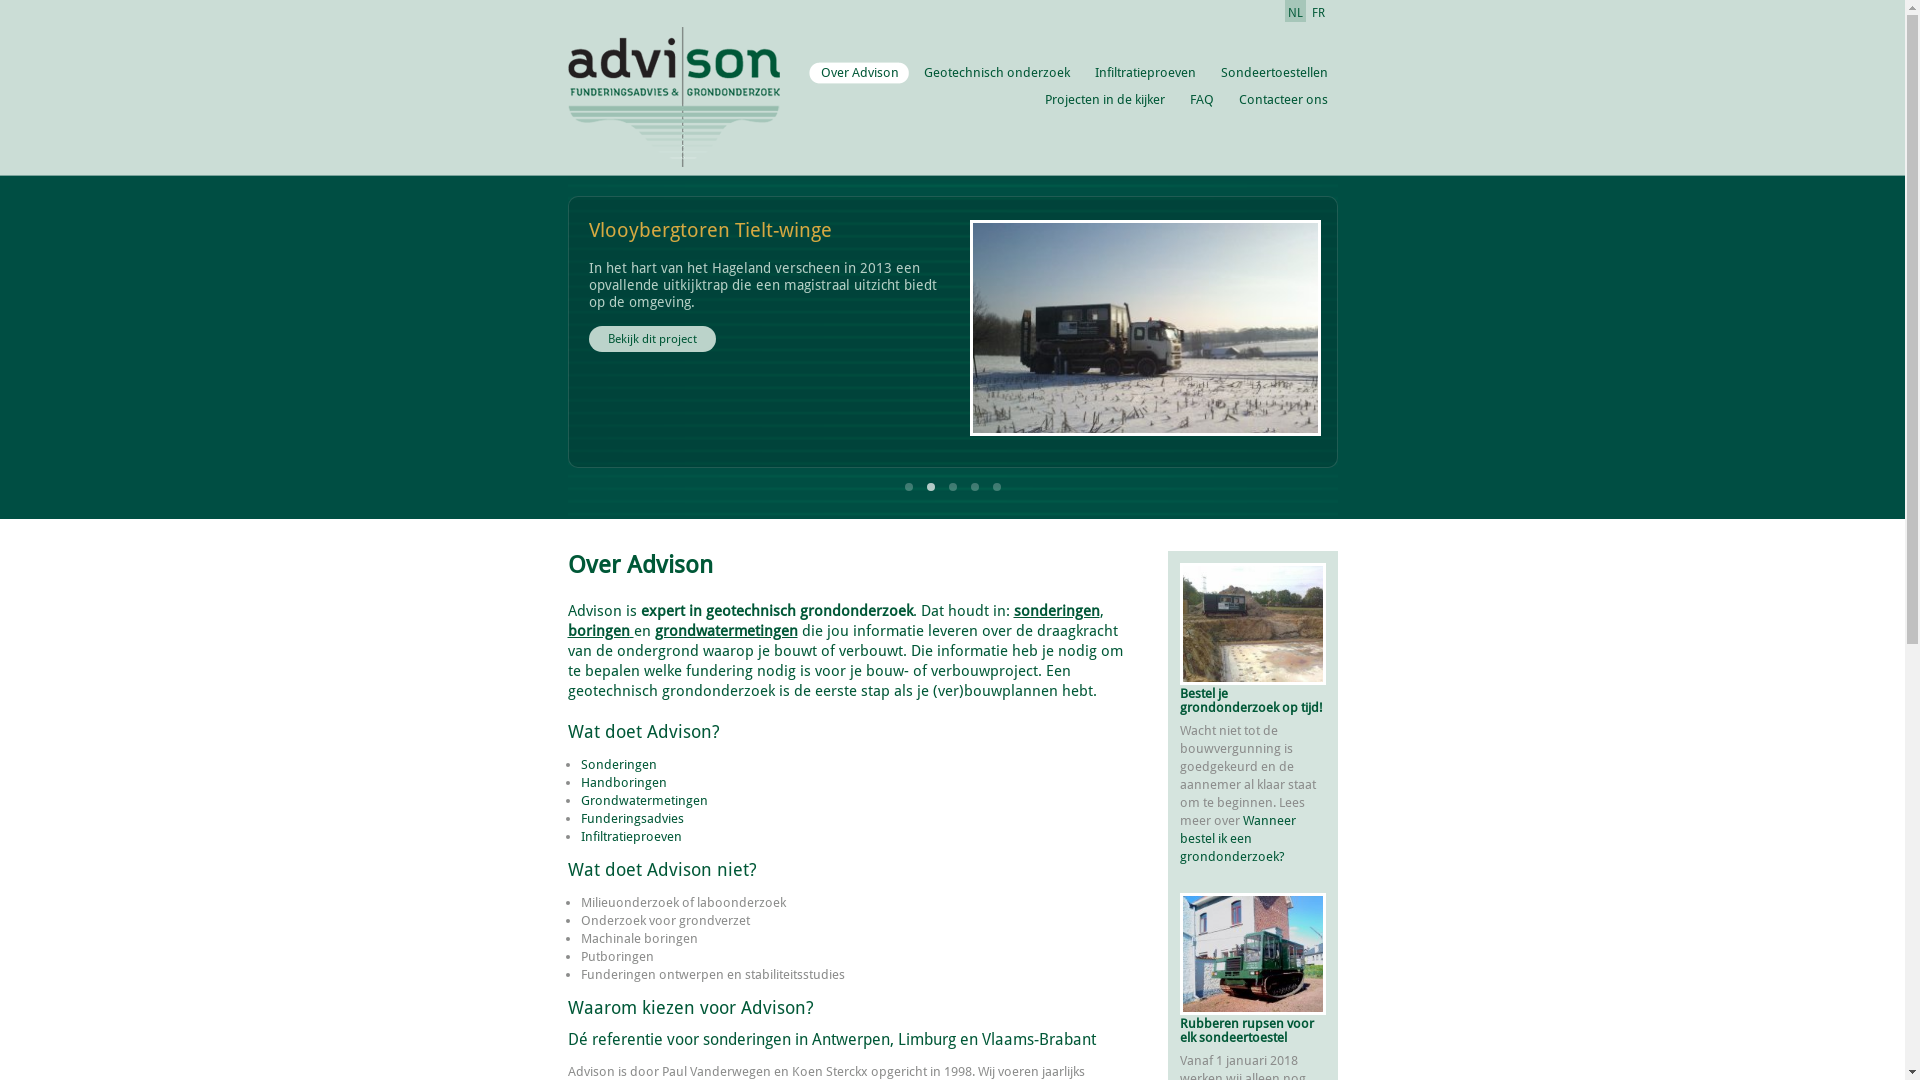 Image resolution: width=1920 pixels, height=1080 pixels. I want to click on 'Sondeertoestellen', so click(1271, 72).